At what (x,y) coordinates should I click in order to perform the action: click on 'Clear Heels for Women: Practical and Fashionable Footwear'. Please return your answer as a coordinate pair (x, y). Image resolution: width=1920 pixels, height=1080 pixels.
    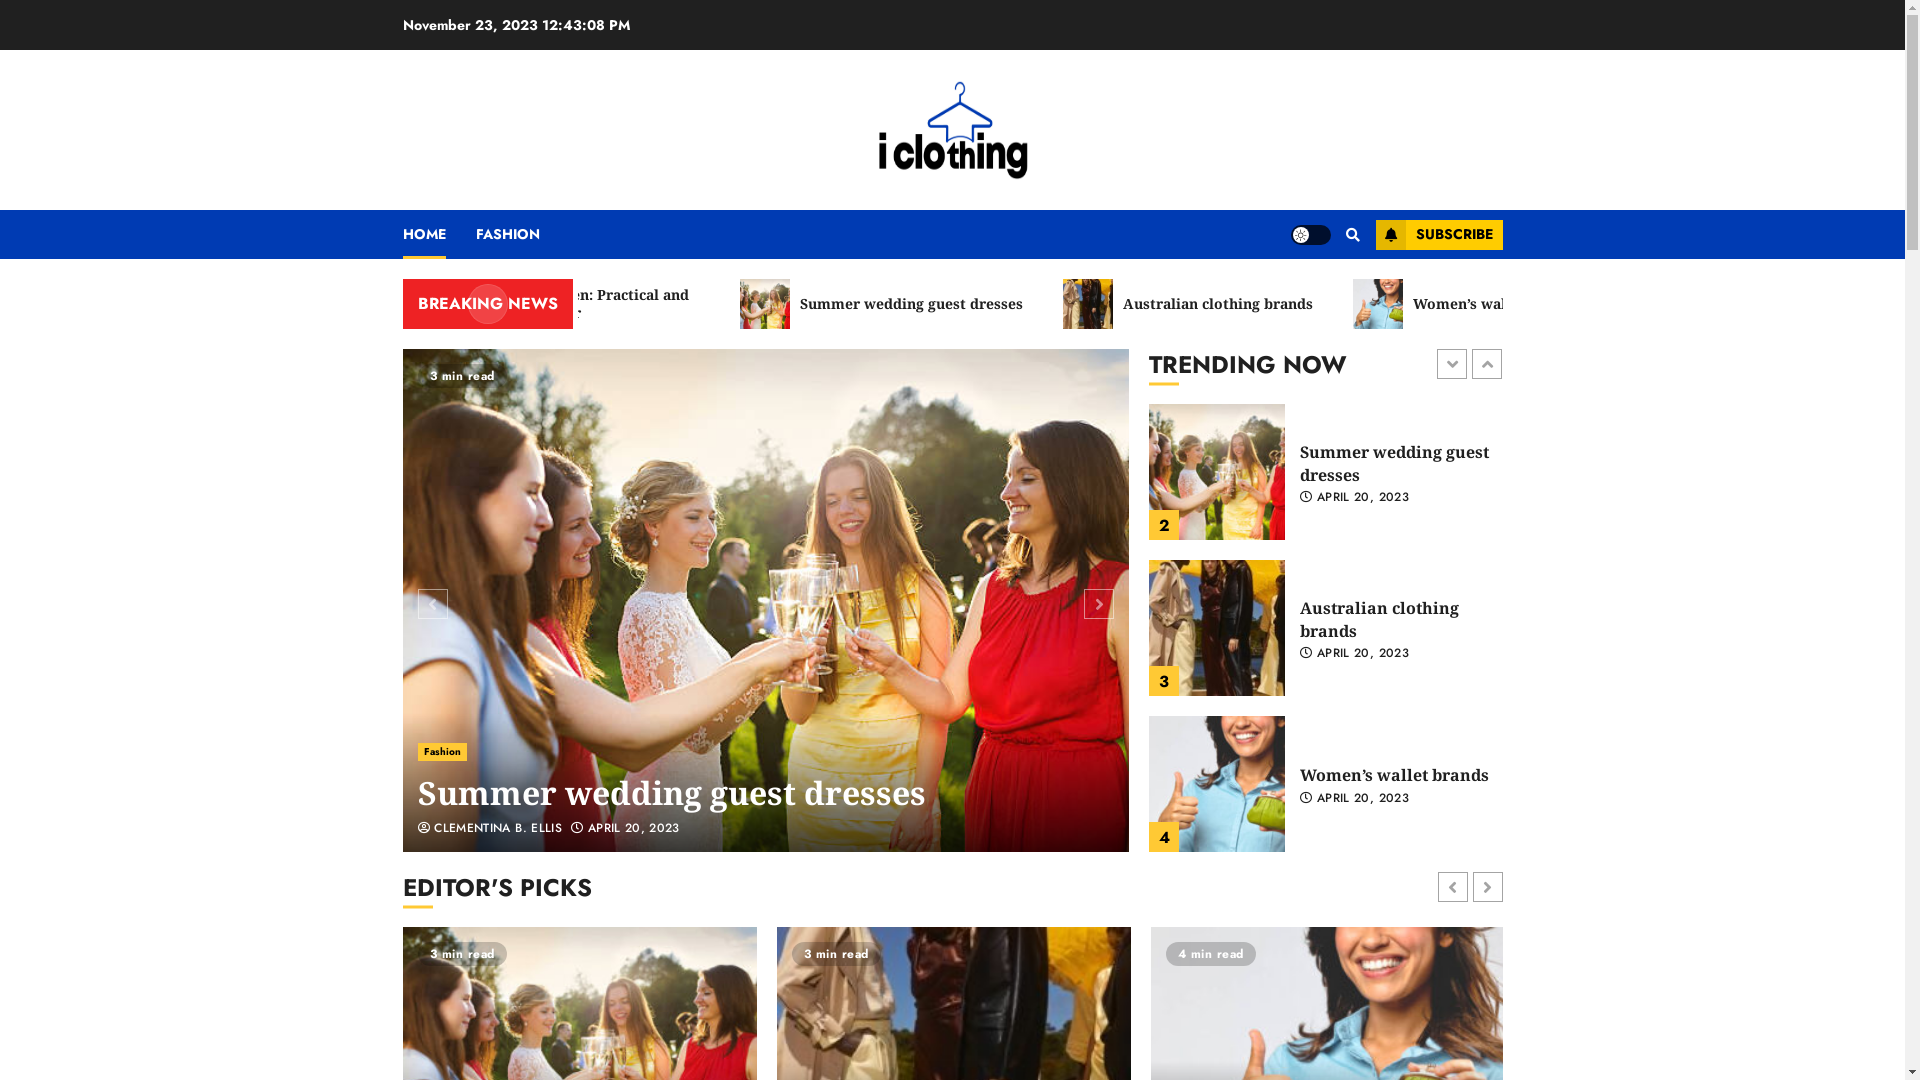
    Looking at the image, I should click on (1216, 471).